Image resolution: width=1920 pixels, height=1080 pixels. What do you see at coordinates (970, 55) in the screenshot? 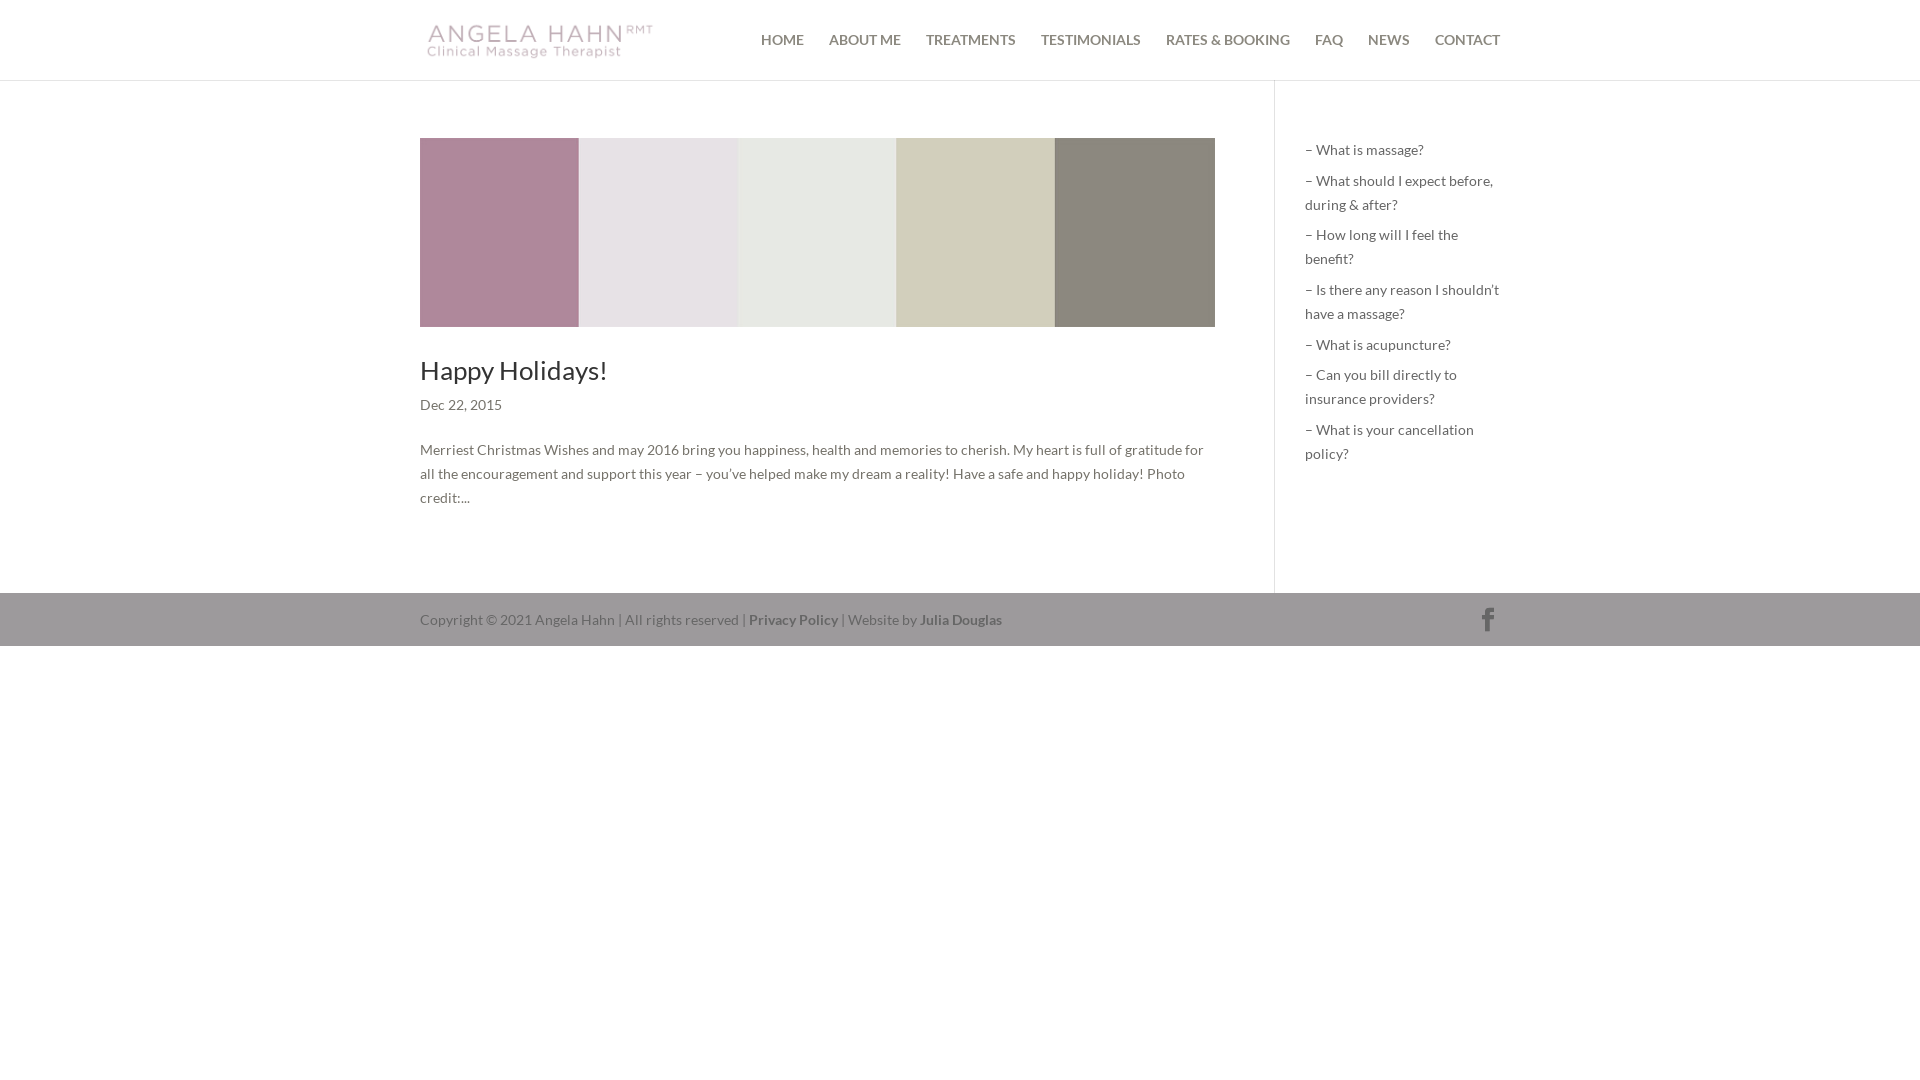
I see `'TREATMENTS'` at bounding box center [970, 55].